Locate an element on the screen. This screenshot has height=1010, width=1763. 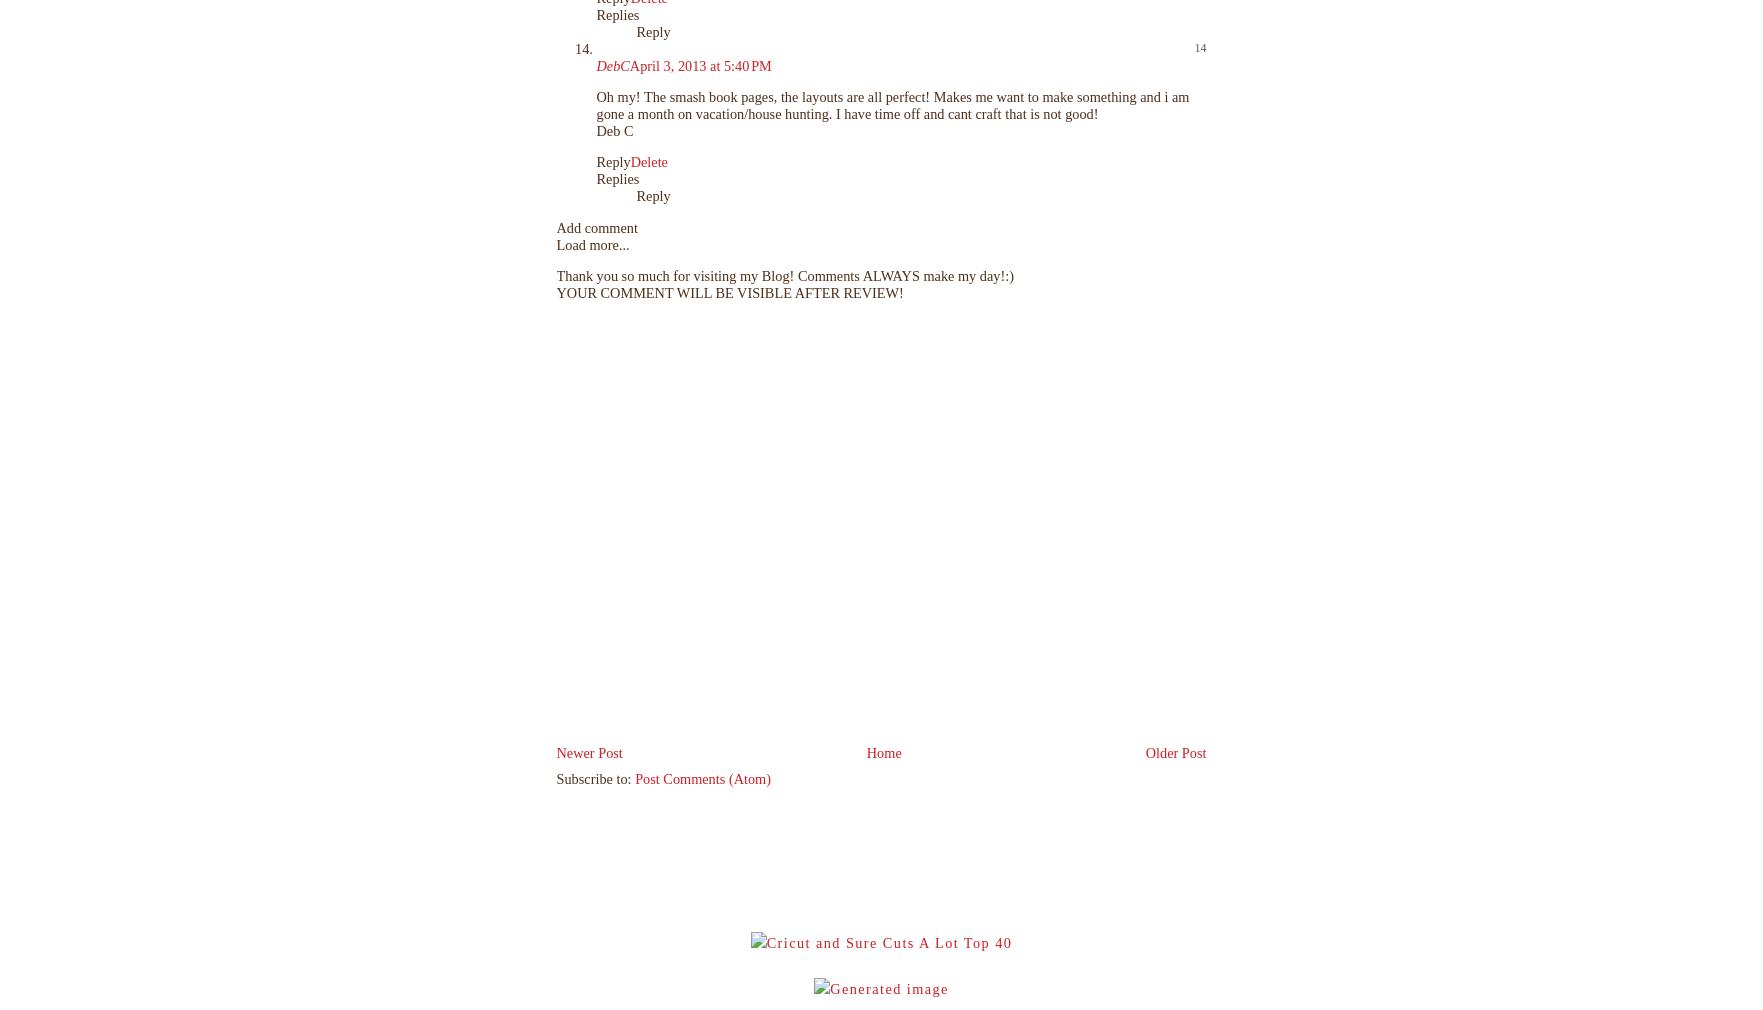
'Delete' is located at coordinates (629, 161).